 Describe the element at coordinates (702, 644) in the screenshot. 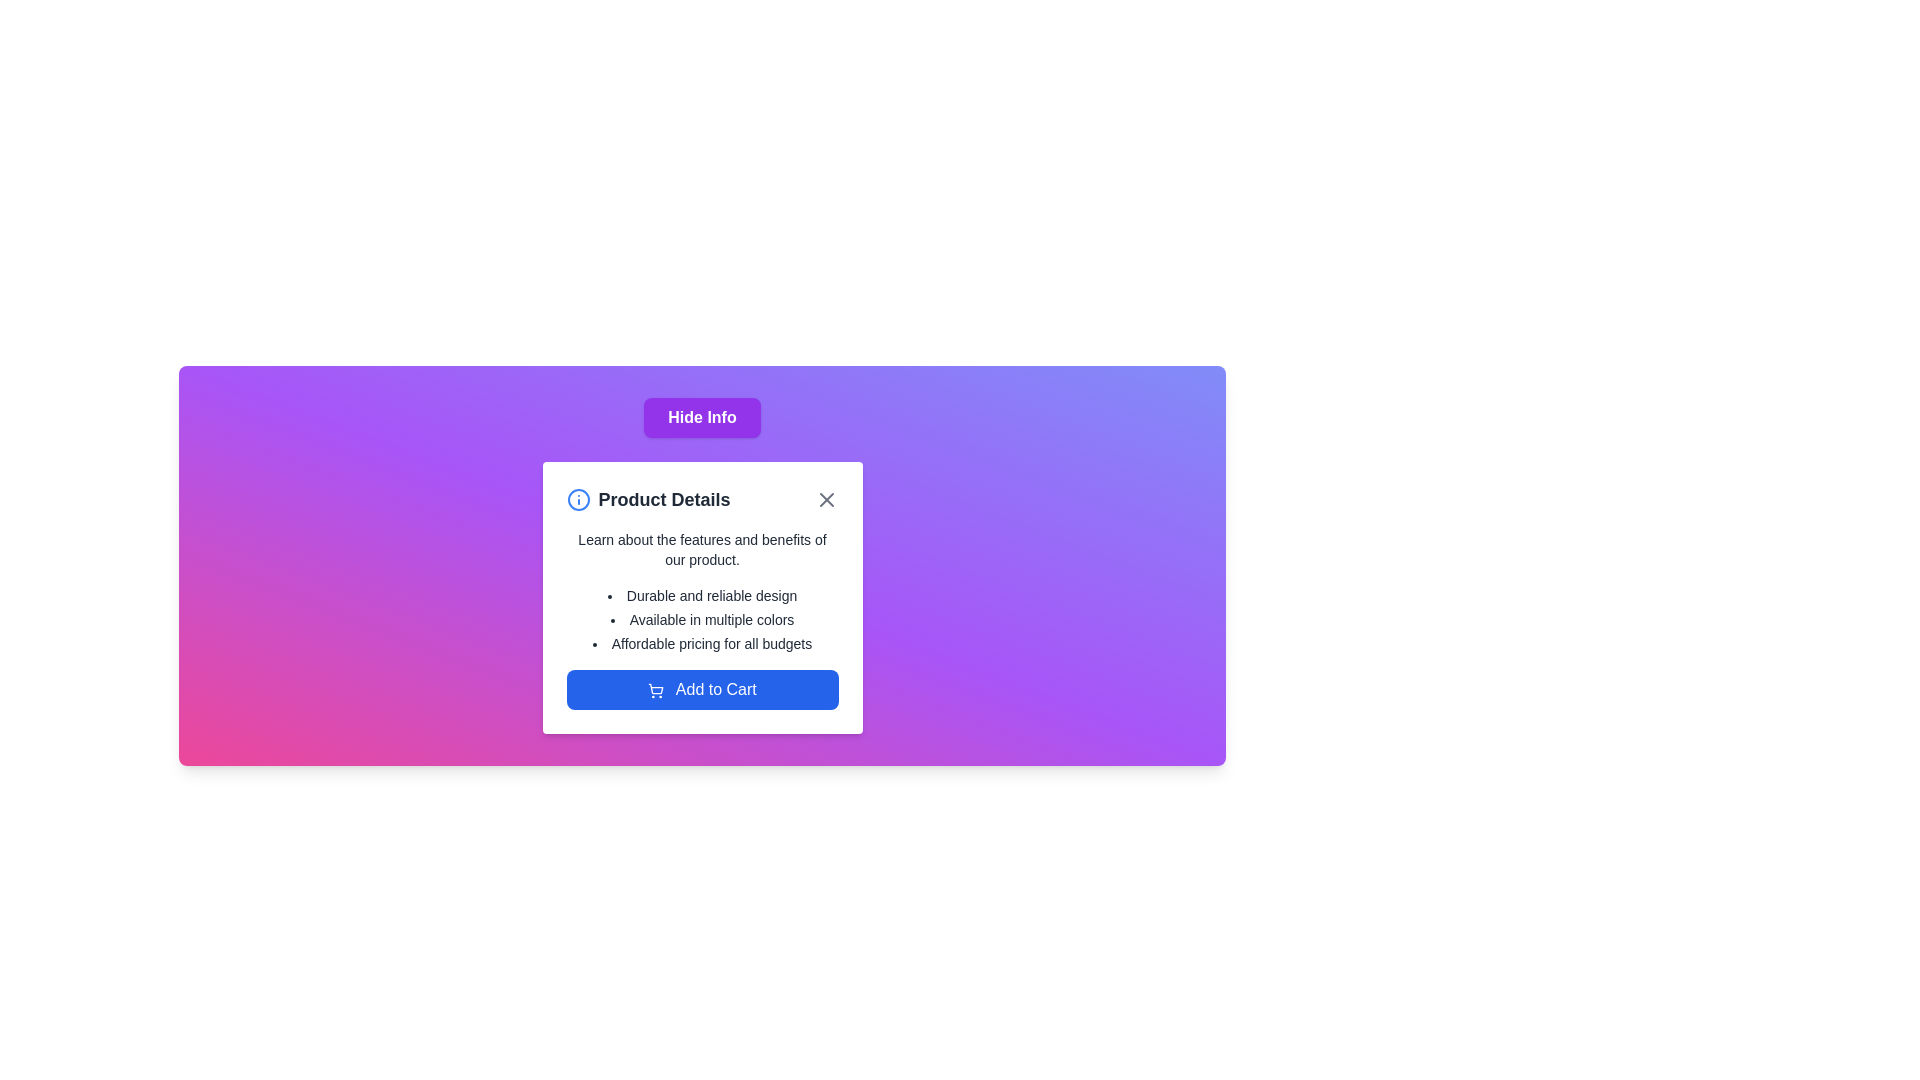

I see `the third static text list item in the 'Product Details' dialog box that highlights product affordability` at that location.